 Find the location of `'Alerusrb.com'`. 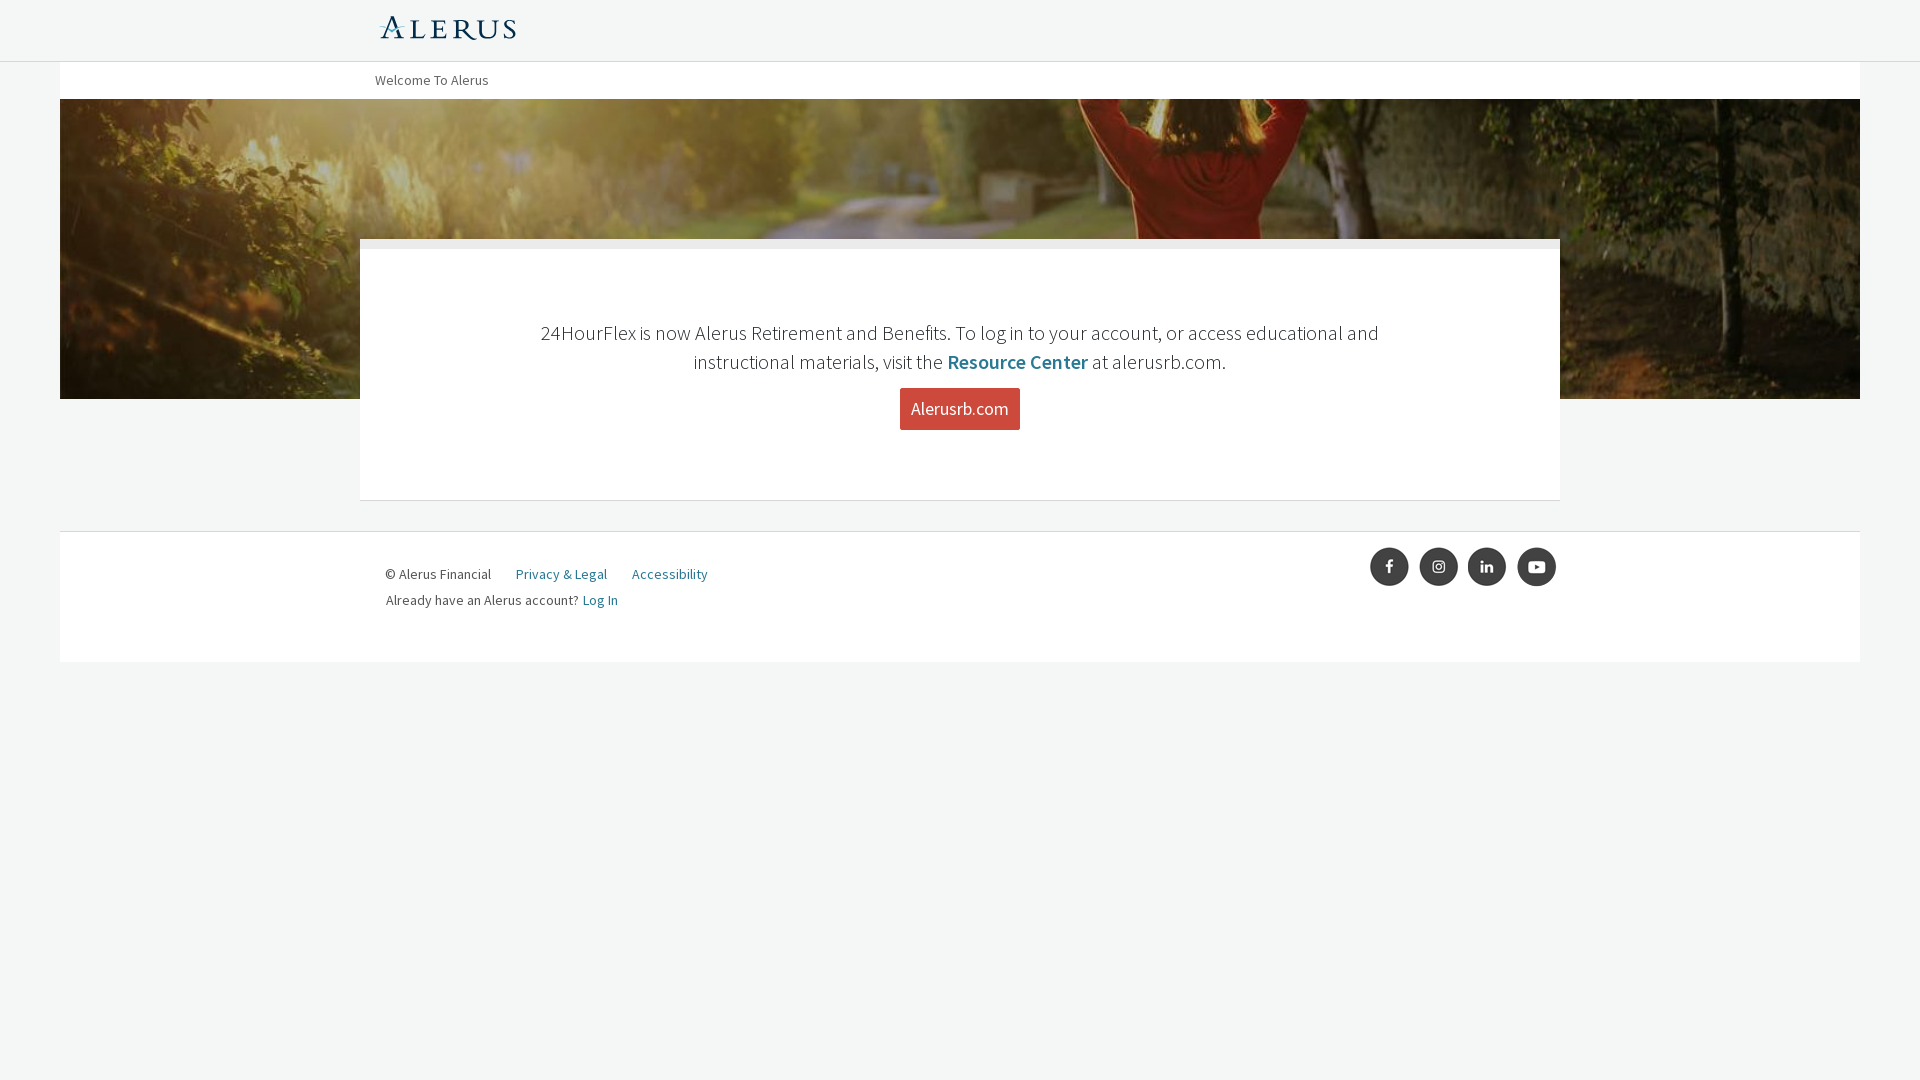

'Alerusrb.com' is located at coordinates (899, 407).